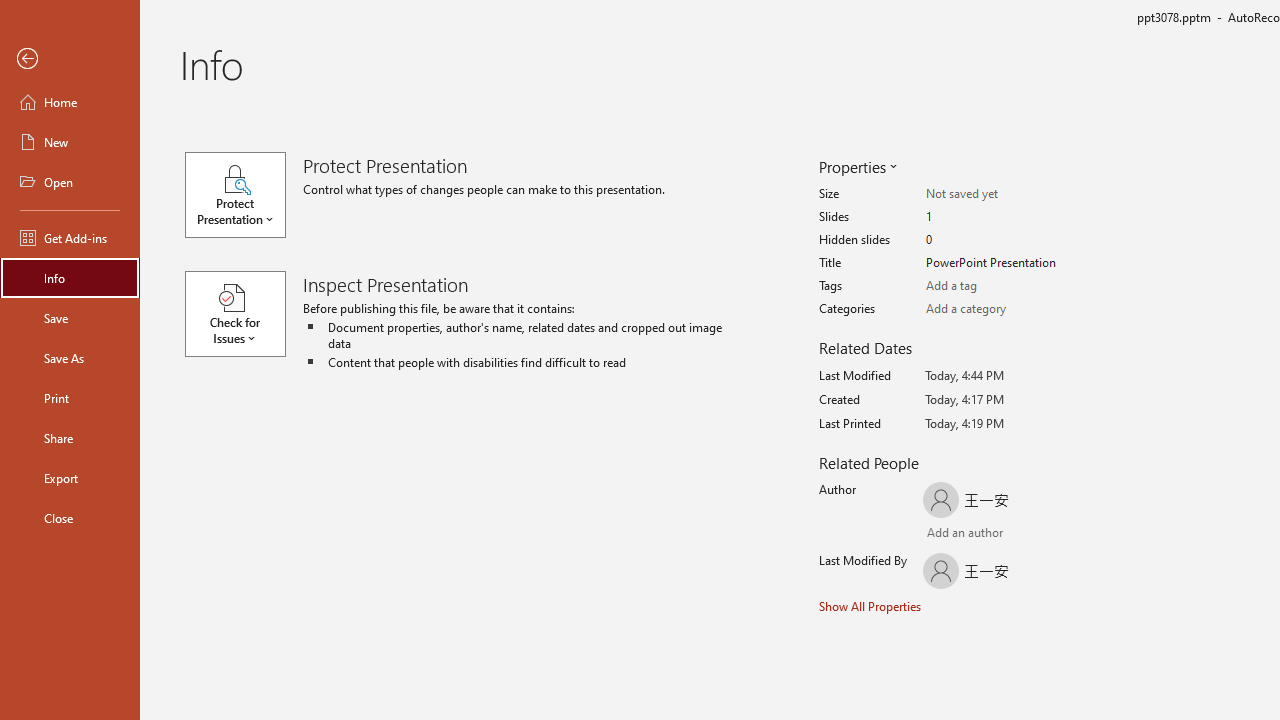 The height and width of the screenshot is (720, 1280). I want to click on 'Save As', so click(69, 356).